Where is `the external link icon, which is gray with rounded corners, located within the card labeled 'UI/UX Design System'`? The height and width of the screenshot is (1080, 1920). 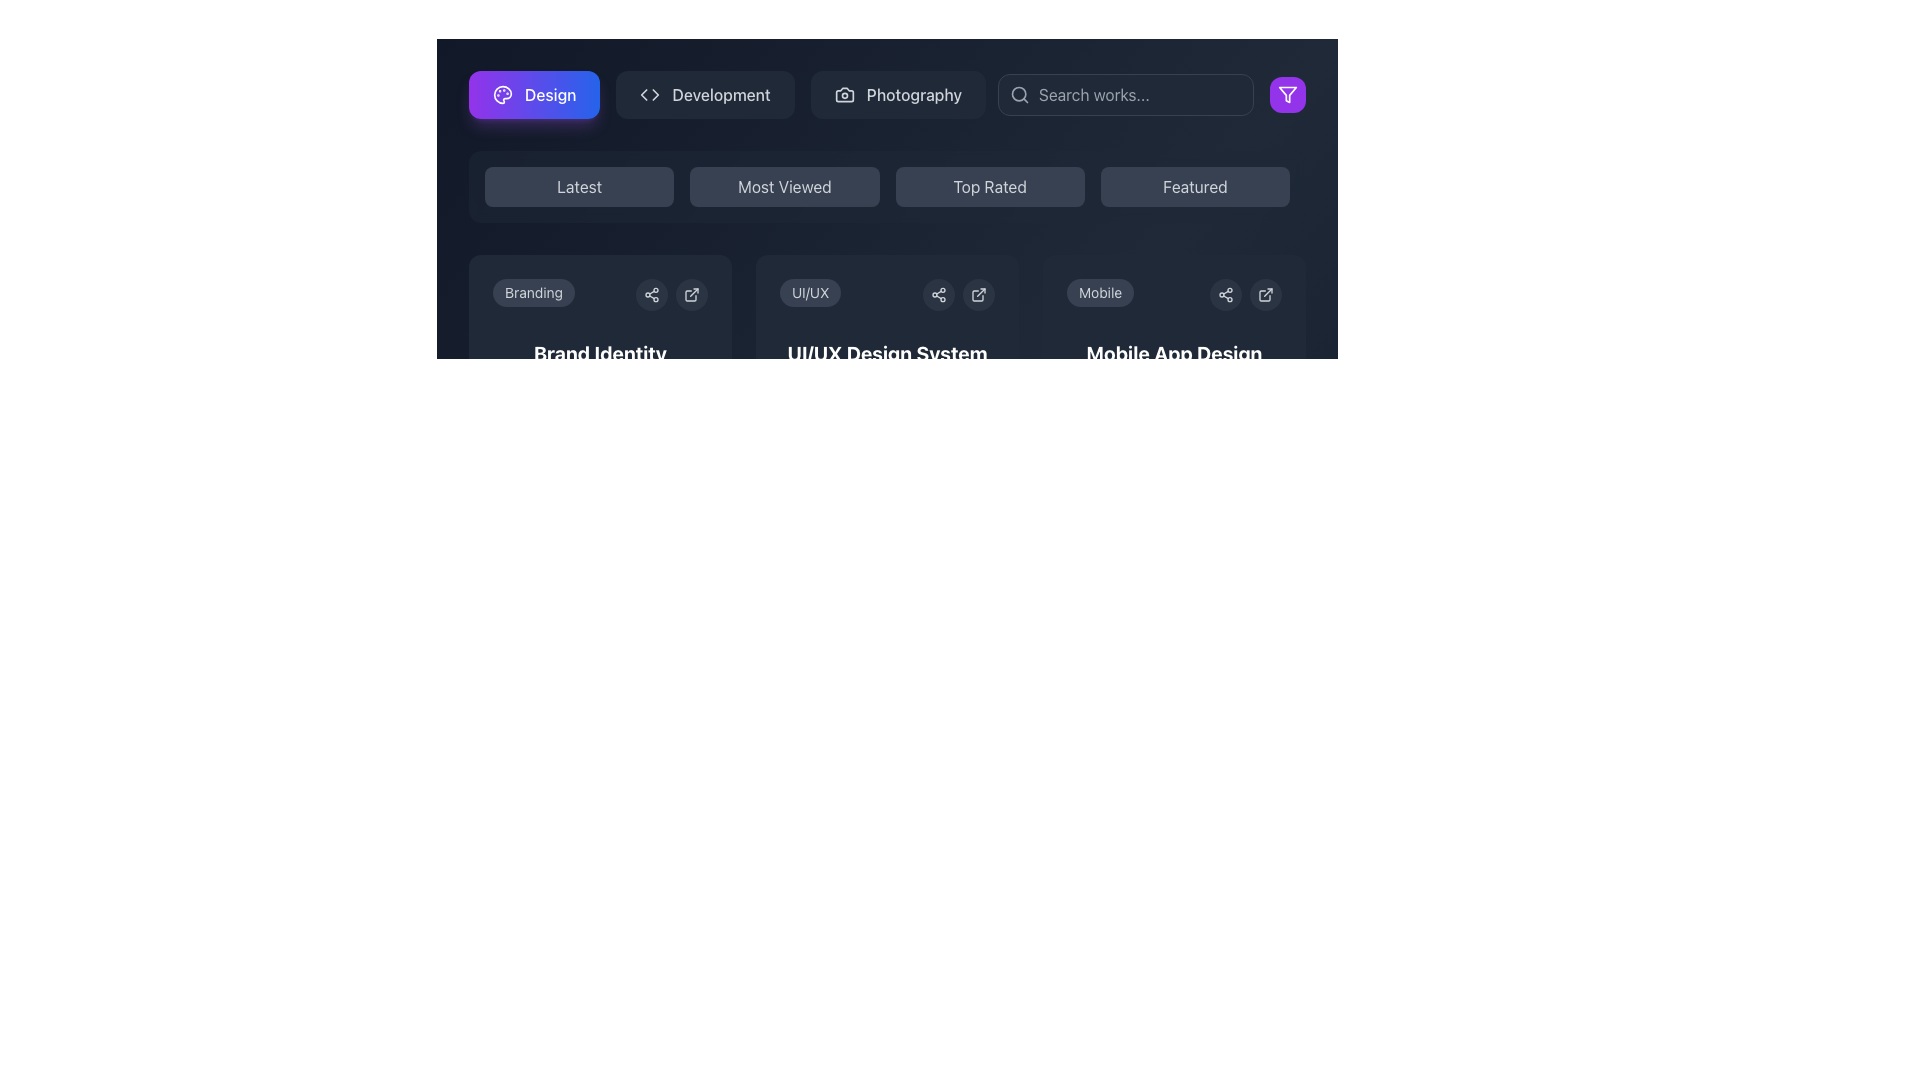 the external link icon, which is gray with rounded corners, located within the card labeled 'UI/UX Design System' is located at coordinates (979, 294).